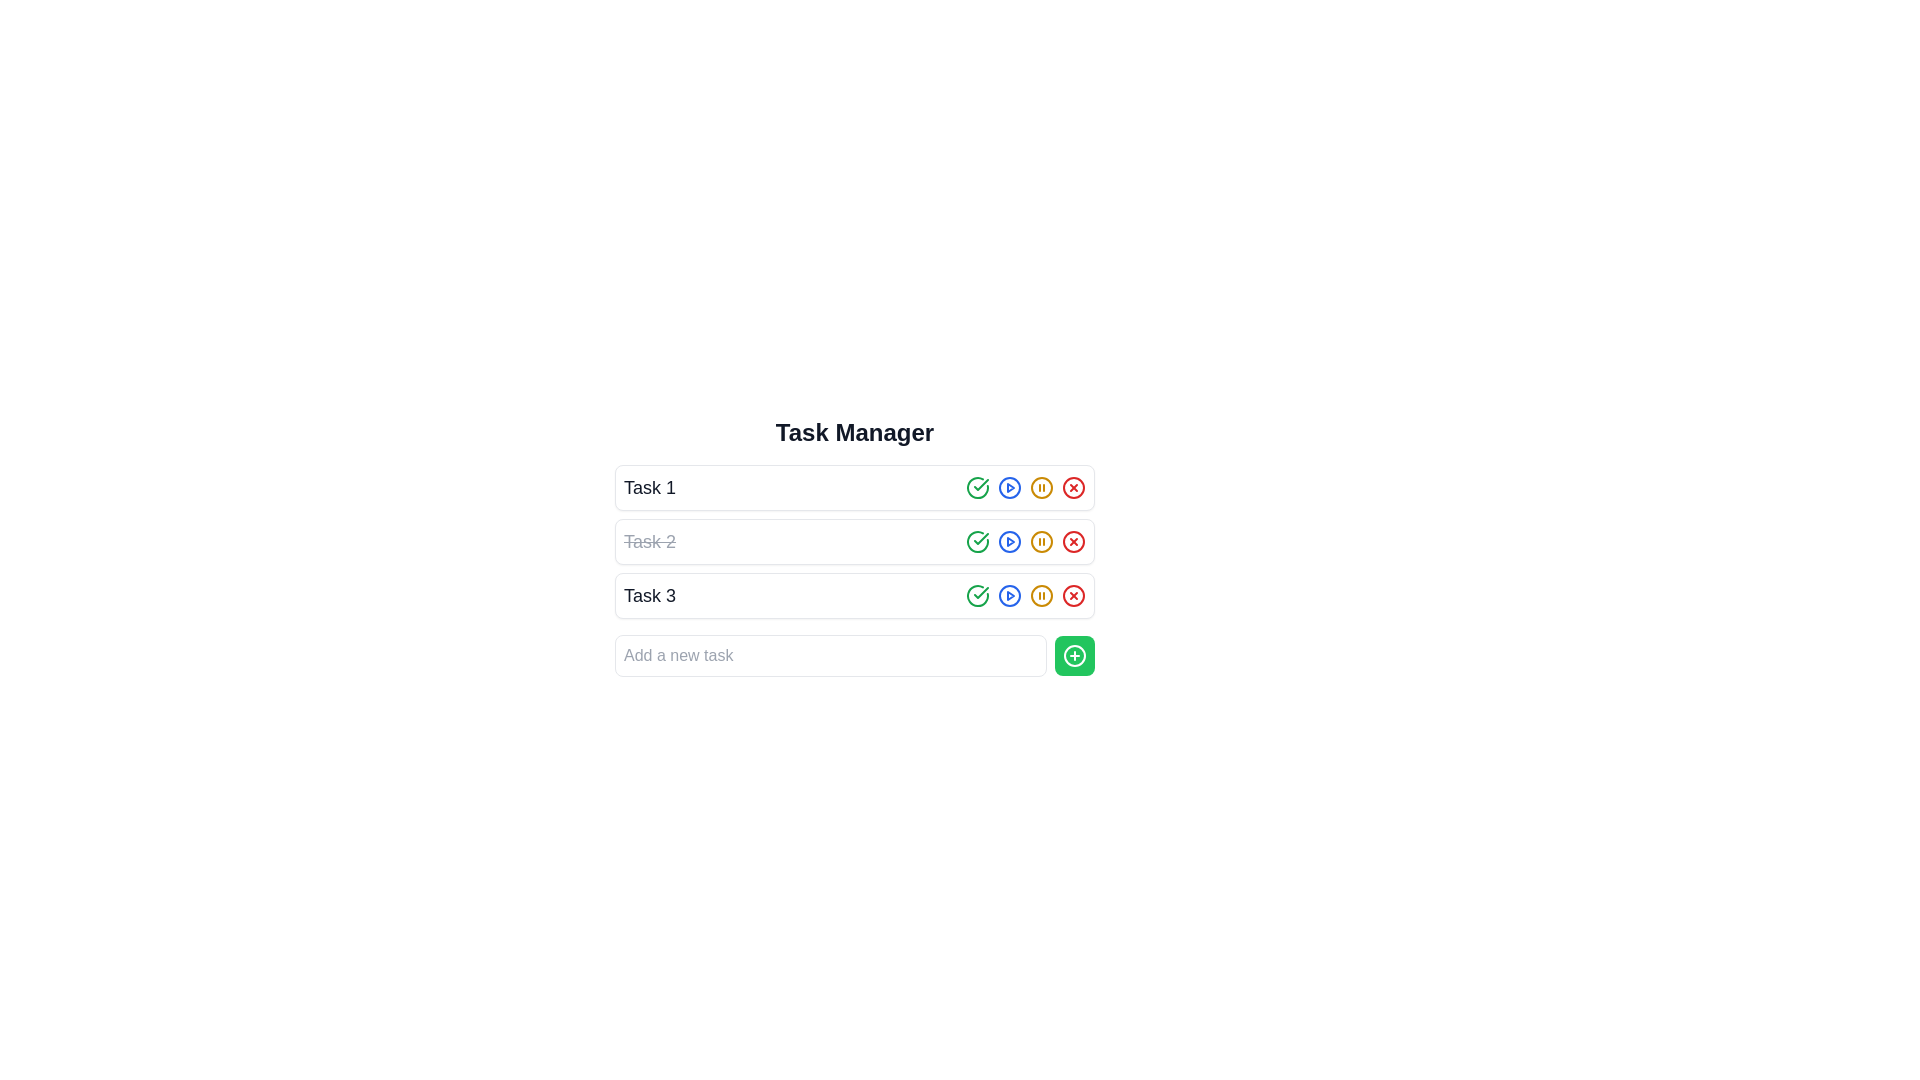 The width and height of the screenshot is (1920, 1080). What do you see at coordinates (978, 488) in the screenshot?
I see `the first green circular icon button located to the right of 'Task 1'` at bounding box center [978, 488].